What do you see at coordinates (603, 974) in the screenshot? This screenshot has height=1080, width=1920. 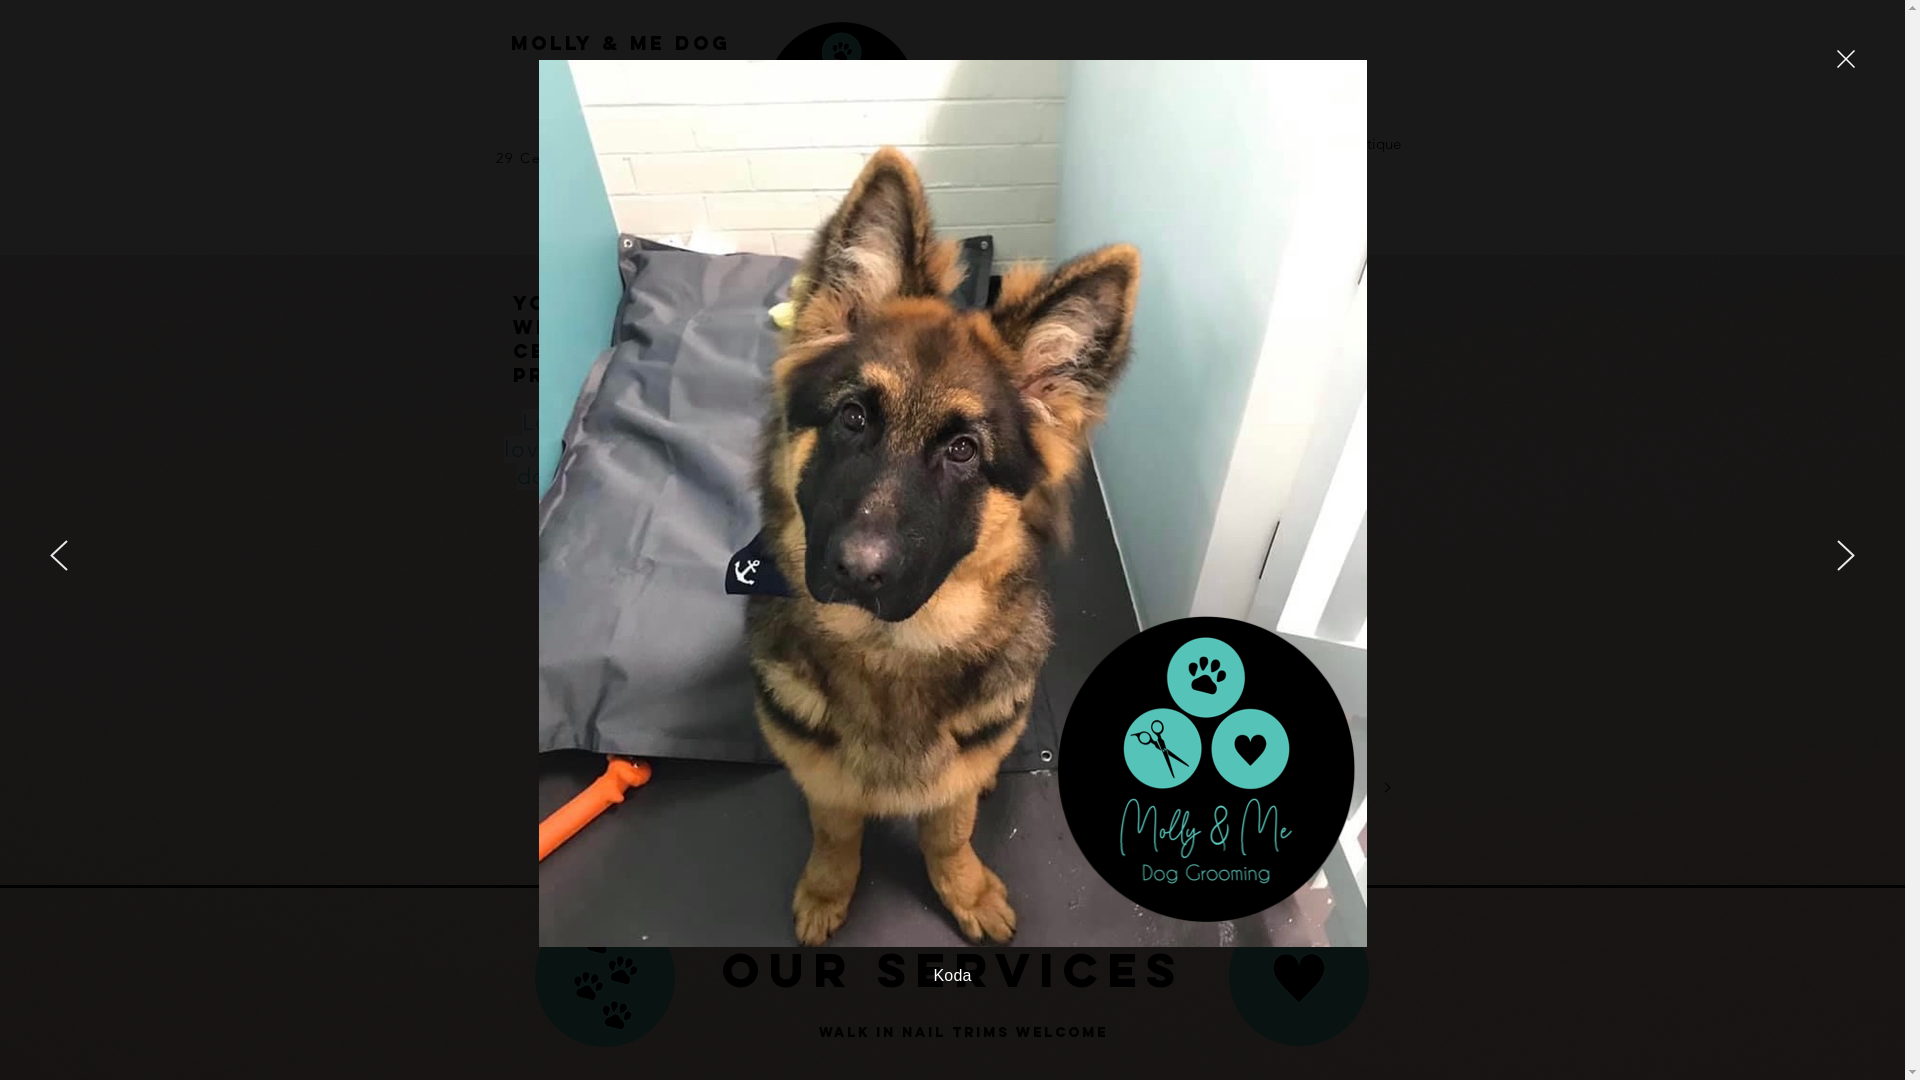 I see `'graphic 5.png'` at bounding box center [603, 974].